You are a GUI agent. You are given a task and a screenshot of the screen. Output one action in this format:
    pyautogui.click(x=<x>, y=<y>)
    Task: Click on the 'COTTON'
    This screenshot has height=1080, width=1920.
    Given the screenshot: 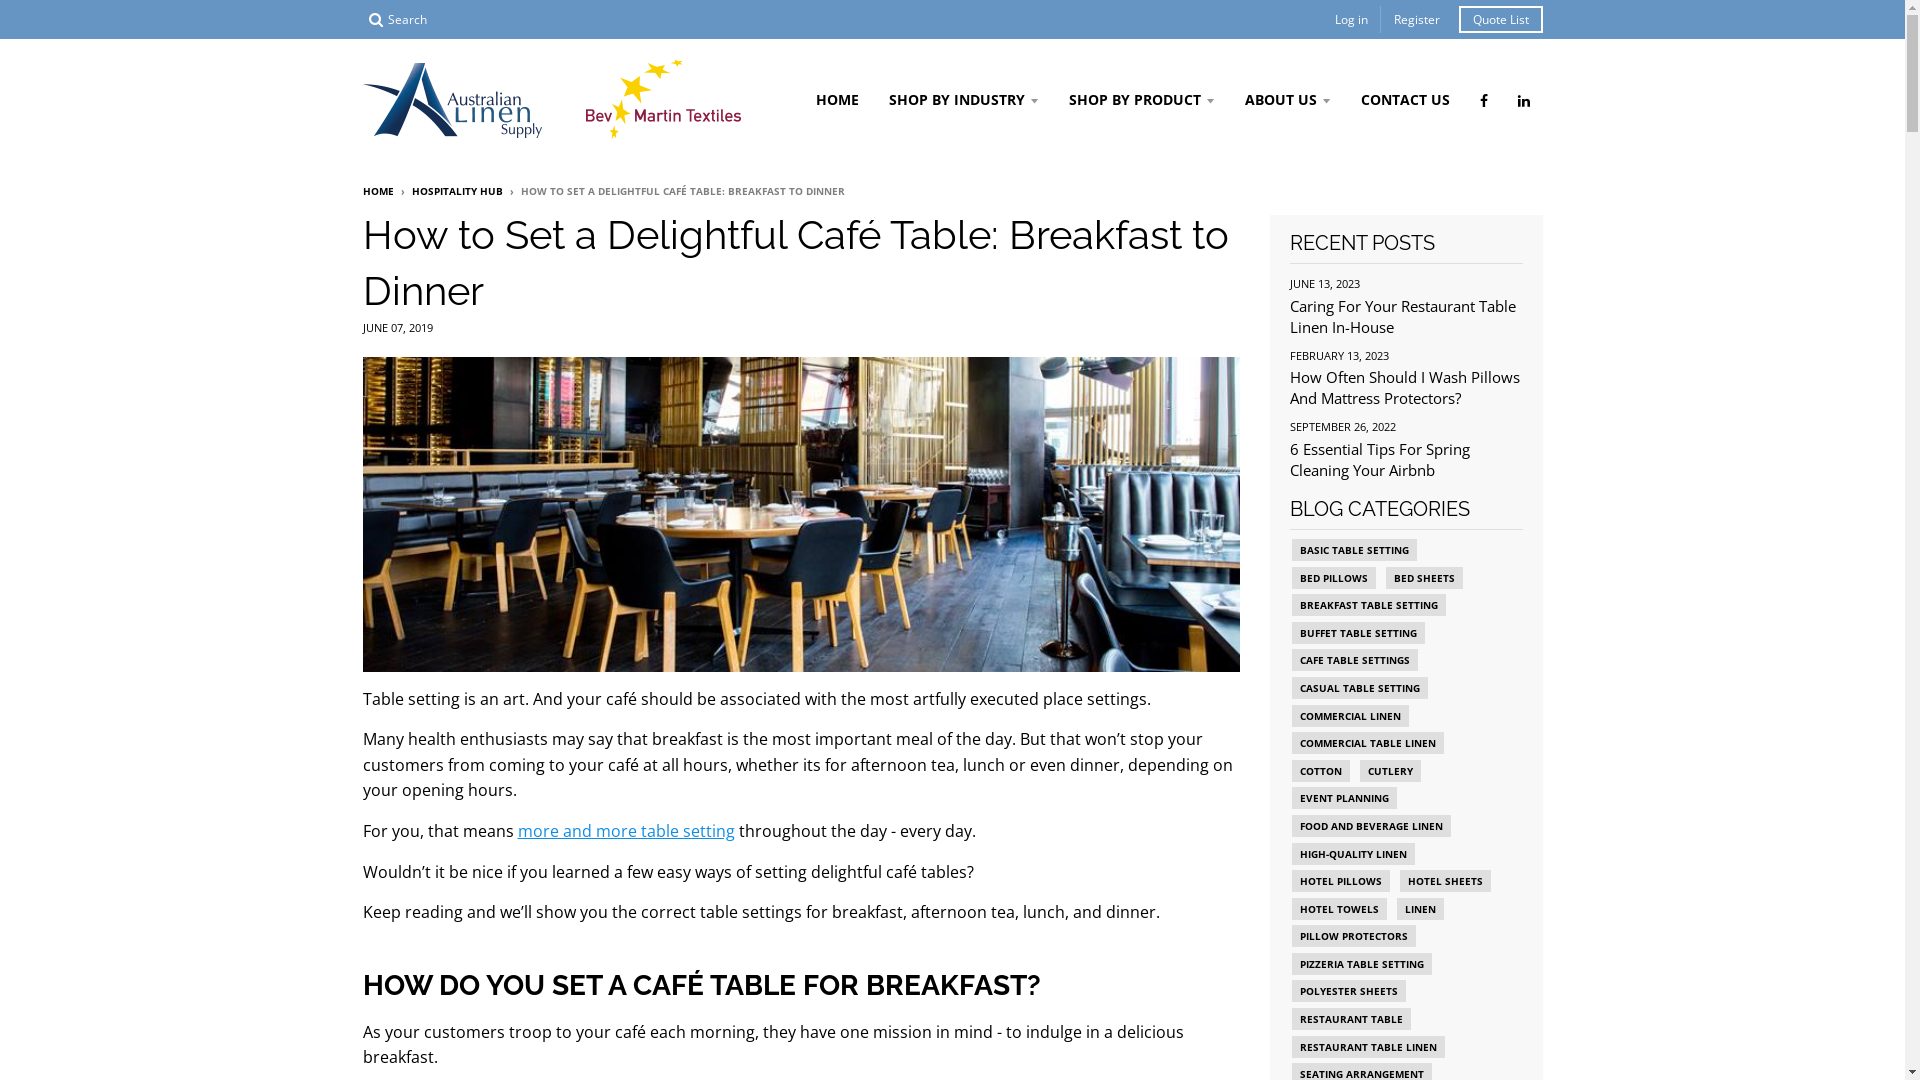 What is the action you would take?
    pyautogui.click(x=1320, y=770)
    